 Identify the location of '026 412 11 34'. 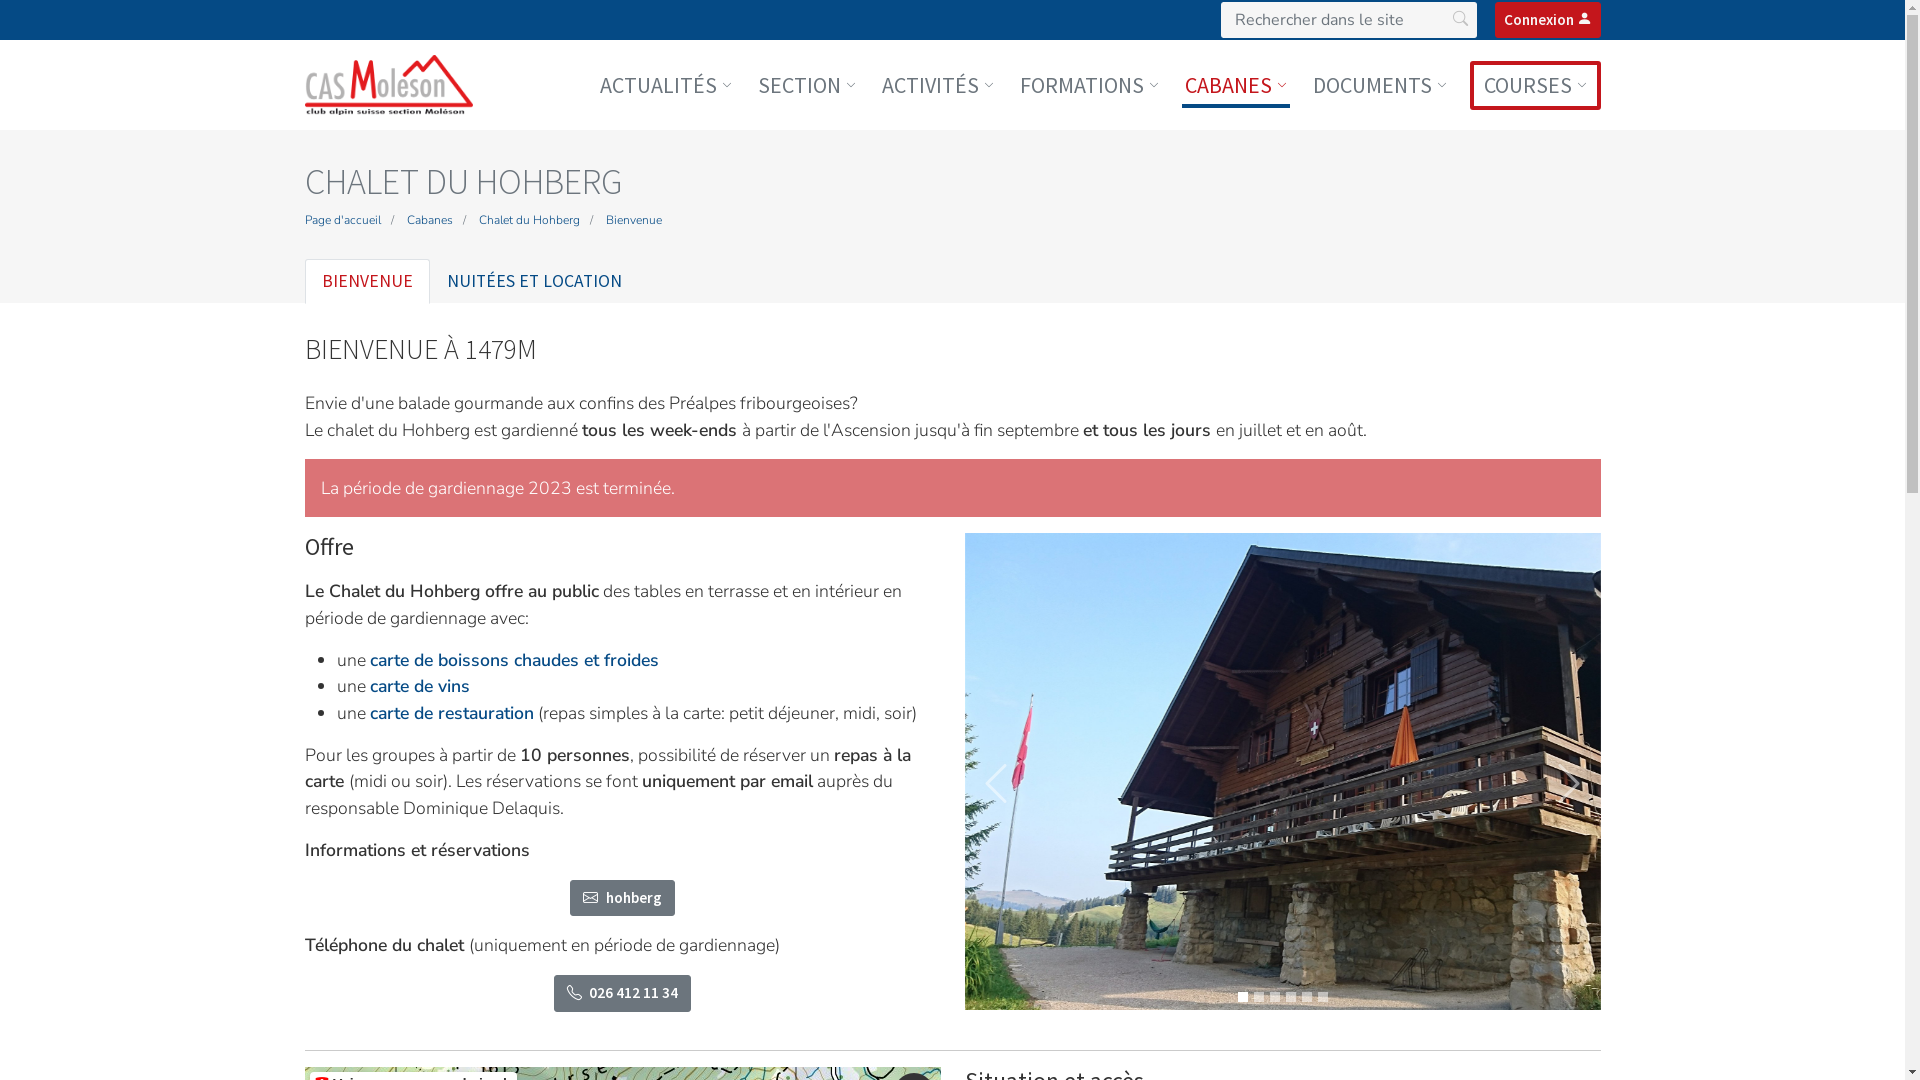
(622, 993).